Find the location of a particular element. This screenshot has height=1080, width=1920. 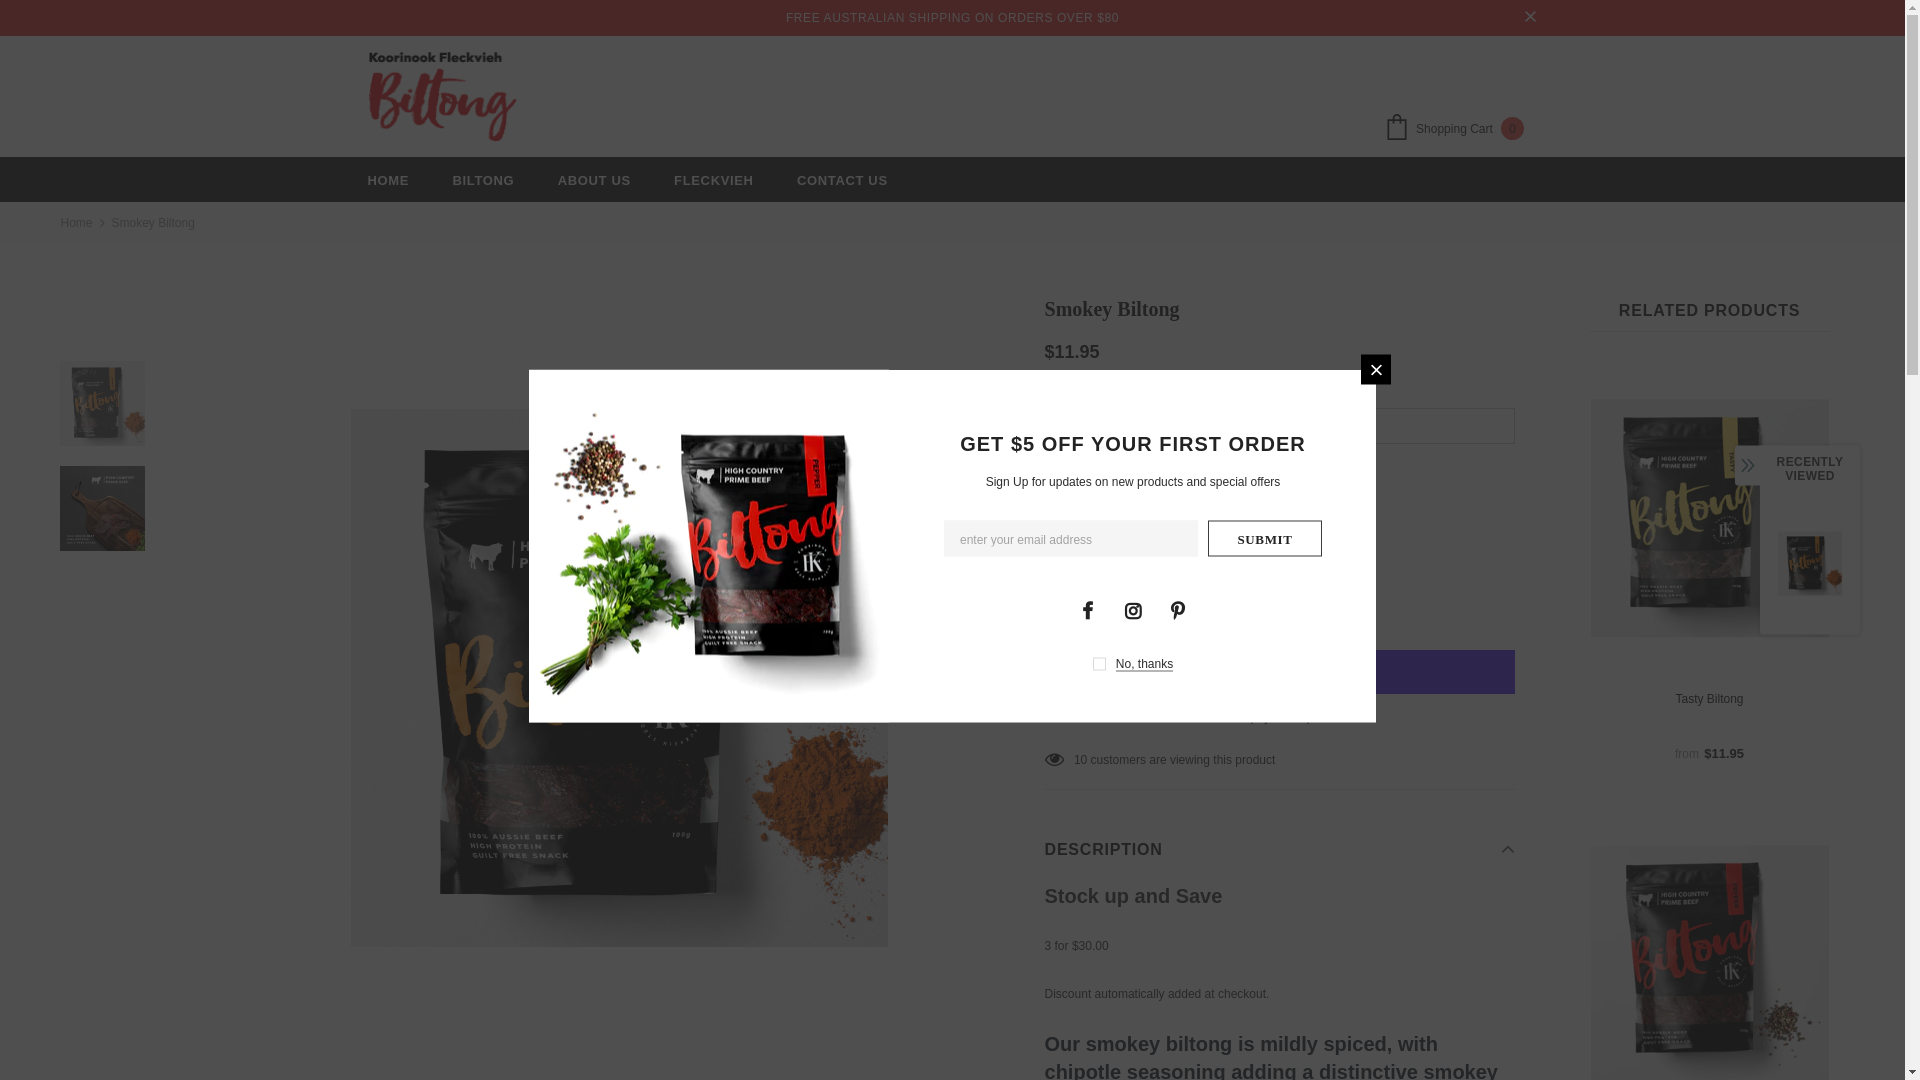

'DESCRIPTION' is located at coordinates (1280, 848).